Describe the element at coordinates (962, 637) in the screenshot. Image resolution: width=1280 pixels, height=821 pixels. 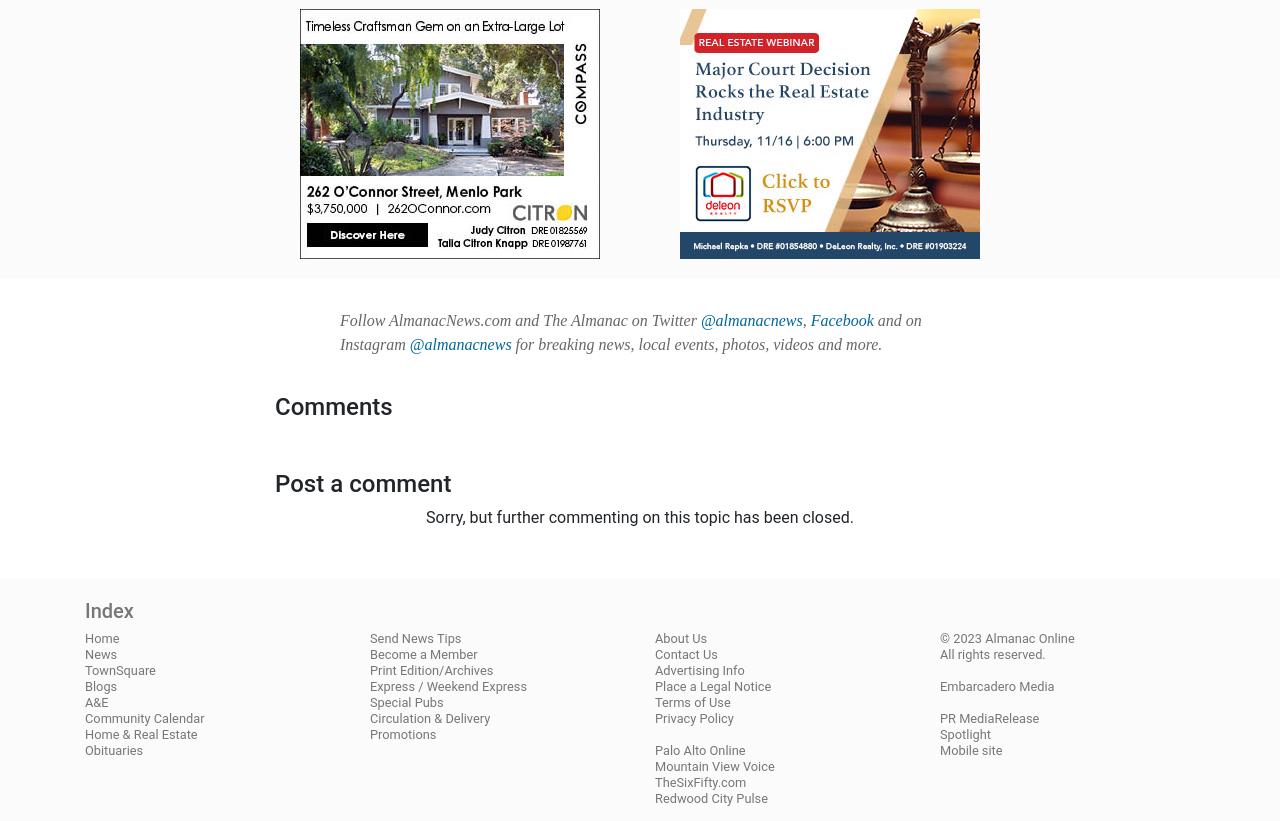
I see `'© 2023'` at that location.